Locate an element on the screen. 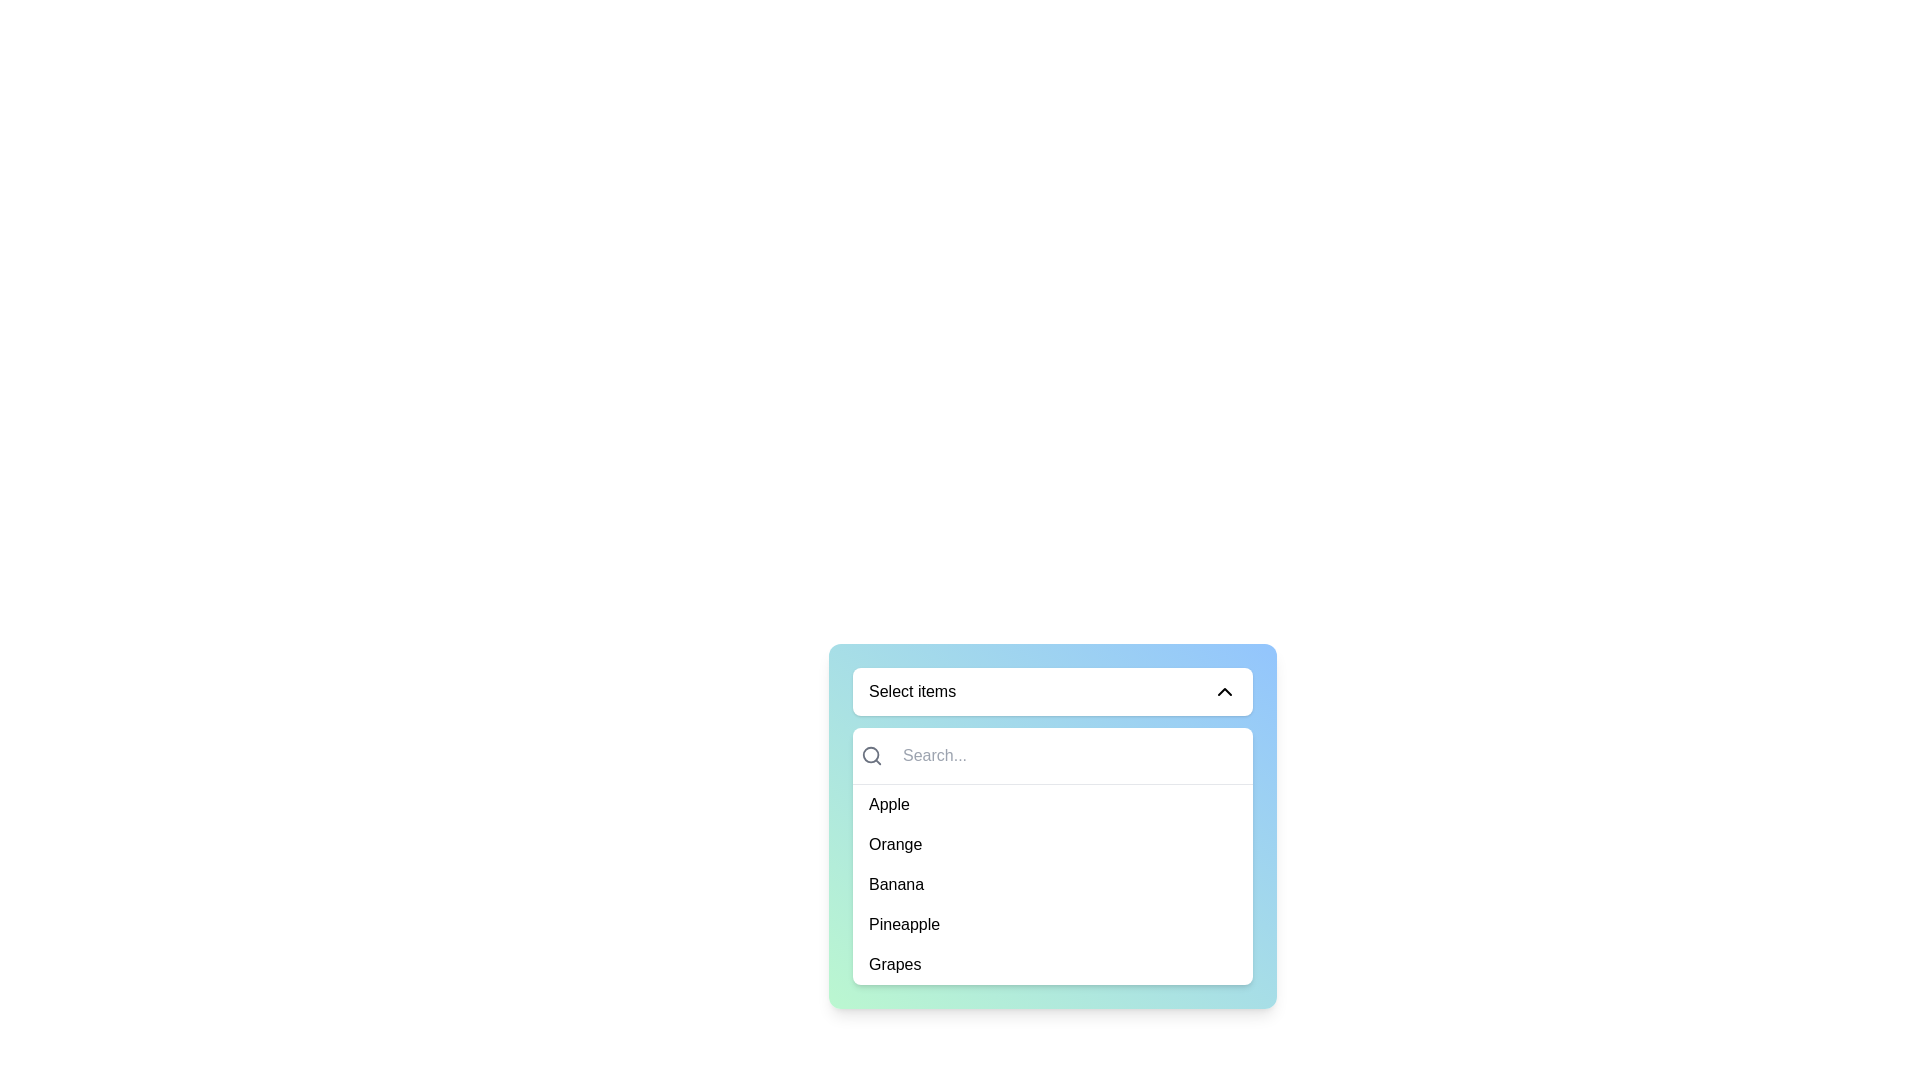  an item in the vertical list of options, which includes 'Apple', 'Orange', 'Banana', 'Pineapple', and 'Grapes' is located at coordinates (1051, 855).